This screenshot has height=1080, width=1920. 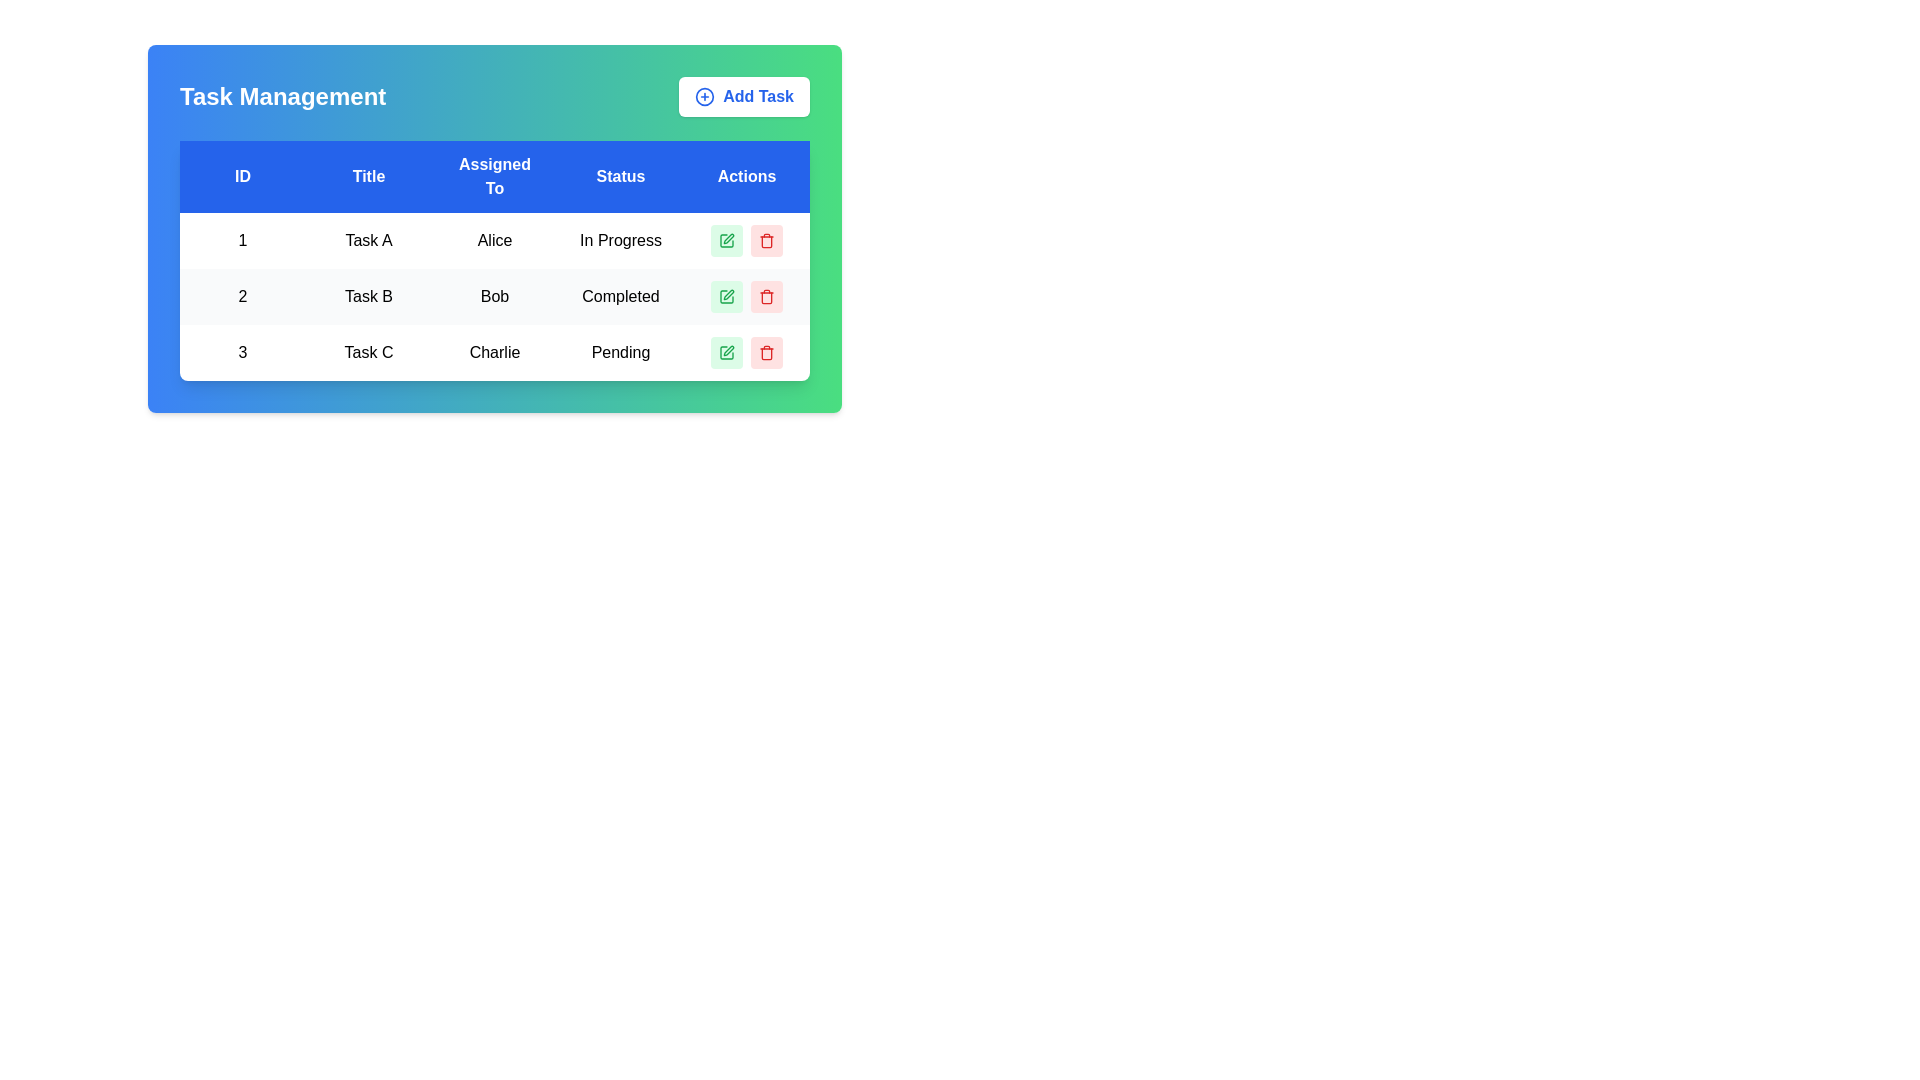 I want to click on the table displaying task details, so click(x=494, y=260).